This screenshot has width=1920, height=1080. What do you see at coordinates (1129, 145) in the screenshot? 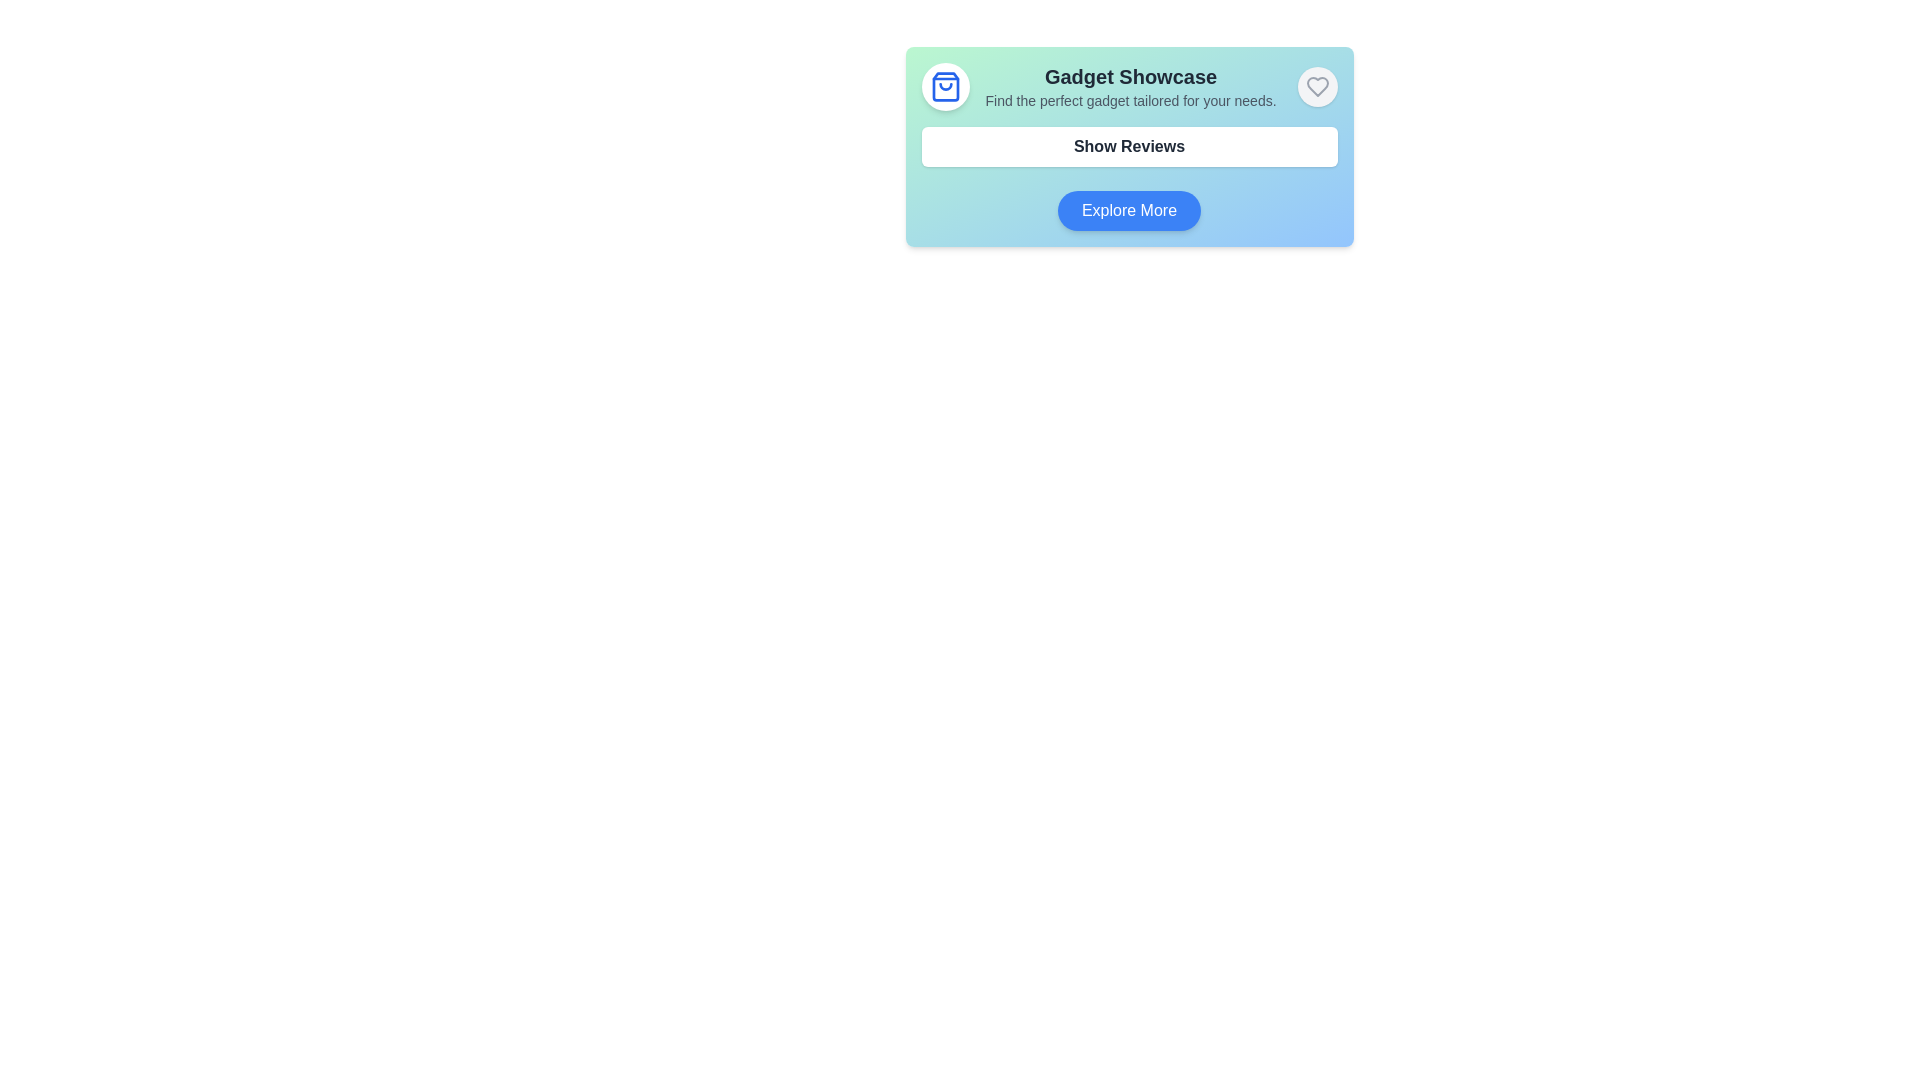
I see `the button located below the 'Gadget Showcase' heading` at bounding box center [1129, 145].